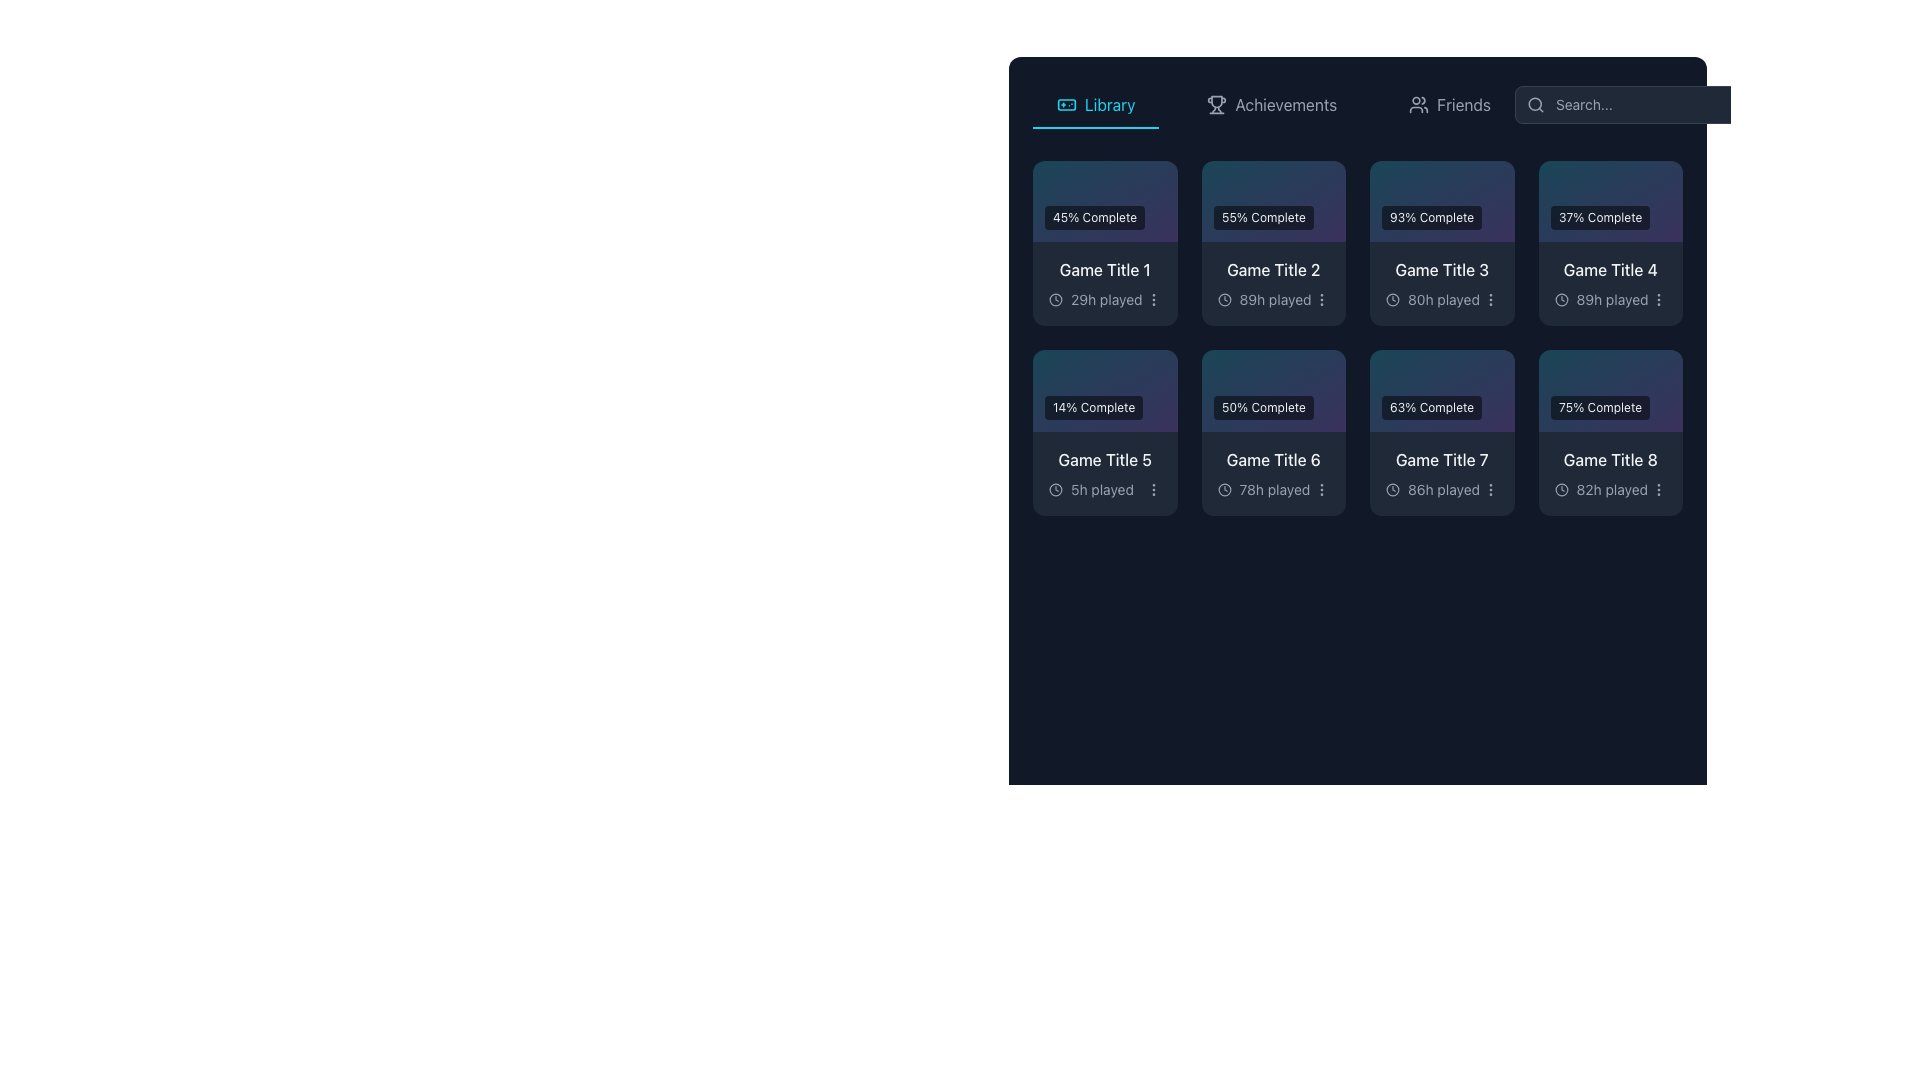 The width and height of the screenshot is (1920, 1080). I want to click on the circular outline of the clock icon, which is the base structure of the clock representation within the 'Game Title 5' card located in the second row, first column of the grid layout, so click(1055, 489).